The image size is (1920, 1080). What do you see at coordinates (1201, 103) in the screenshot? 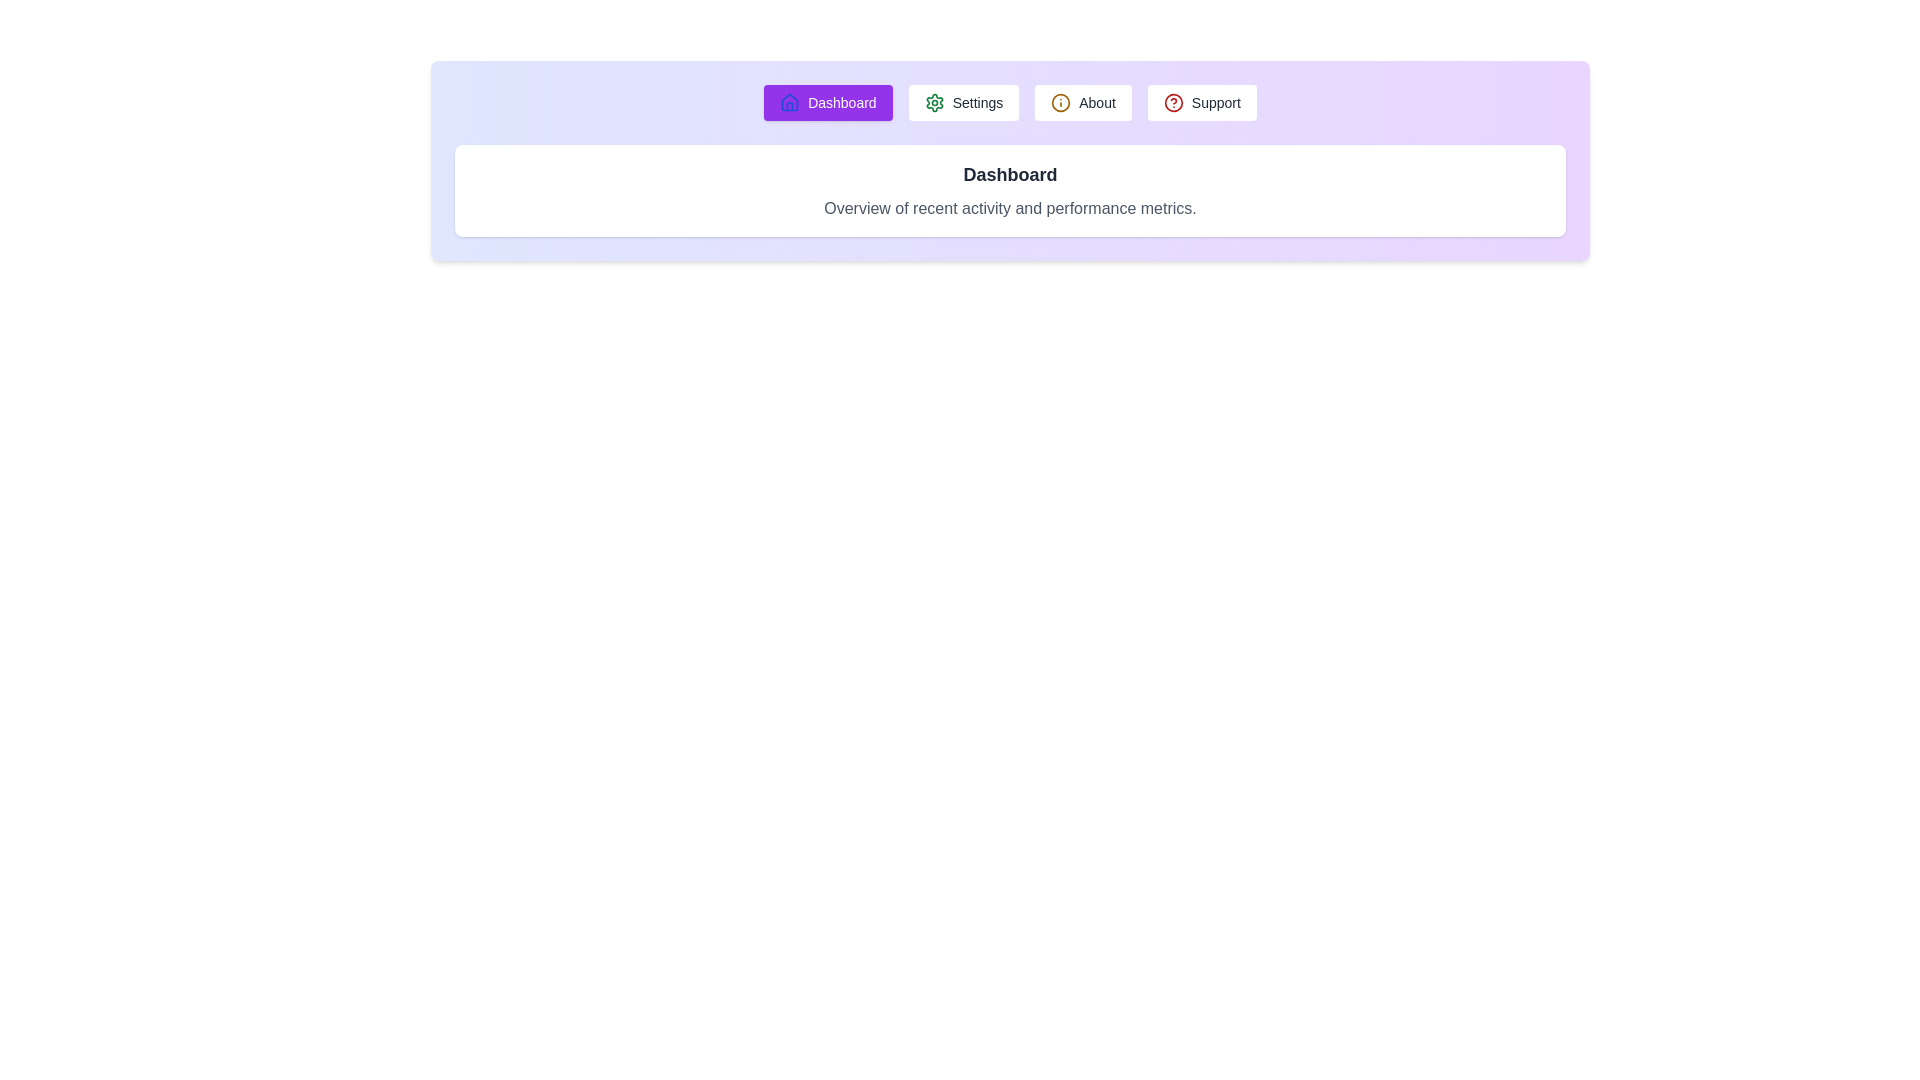
I see `the tab labeled Support` at bounding box center [1201, 103].